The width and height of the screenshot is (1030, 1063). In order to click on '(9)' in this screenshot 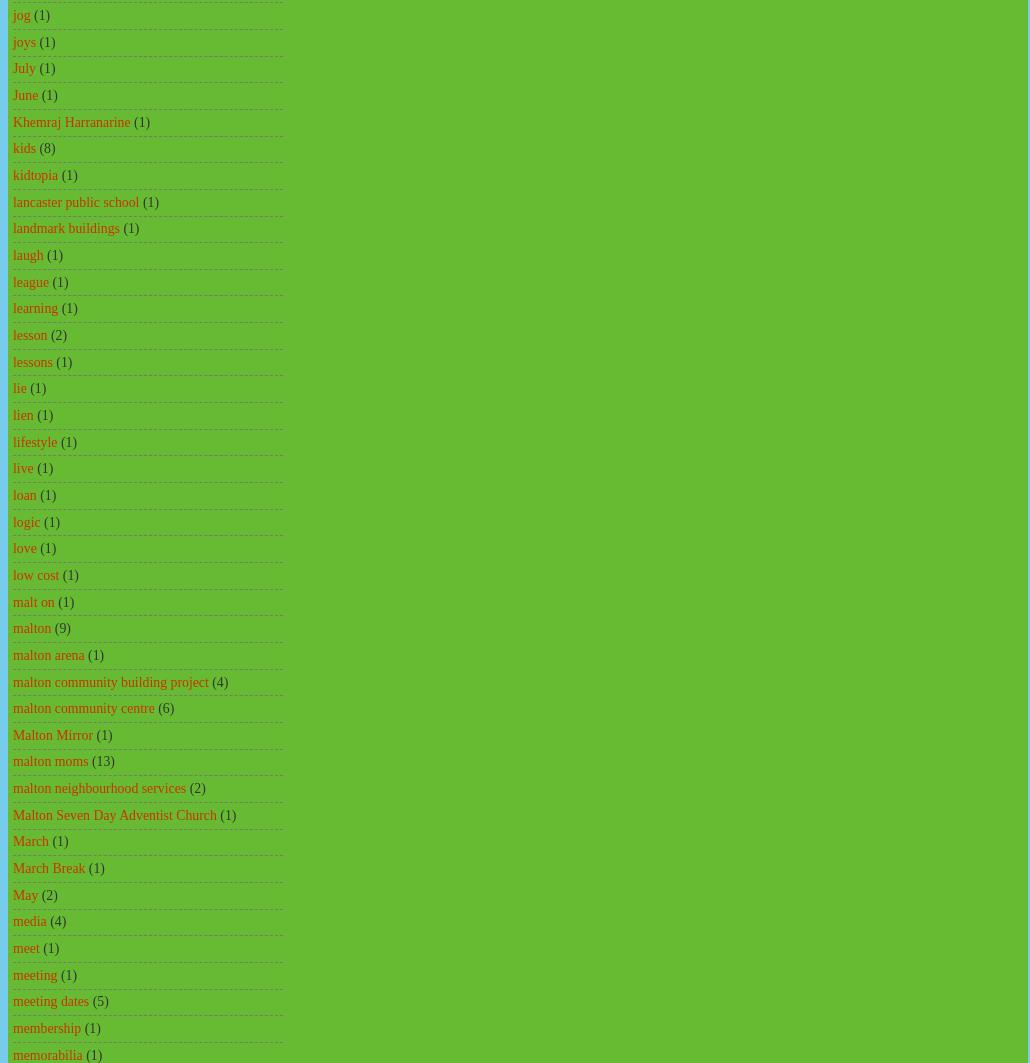, I will do `click(62, 627)`.